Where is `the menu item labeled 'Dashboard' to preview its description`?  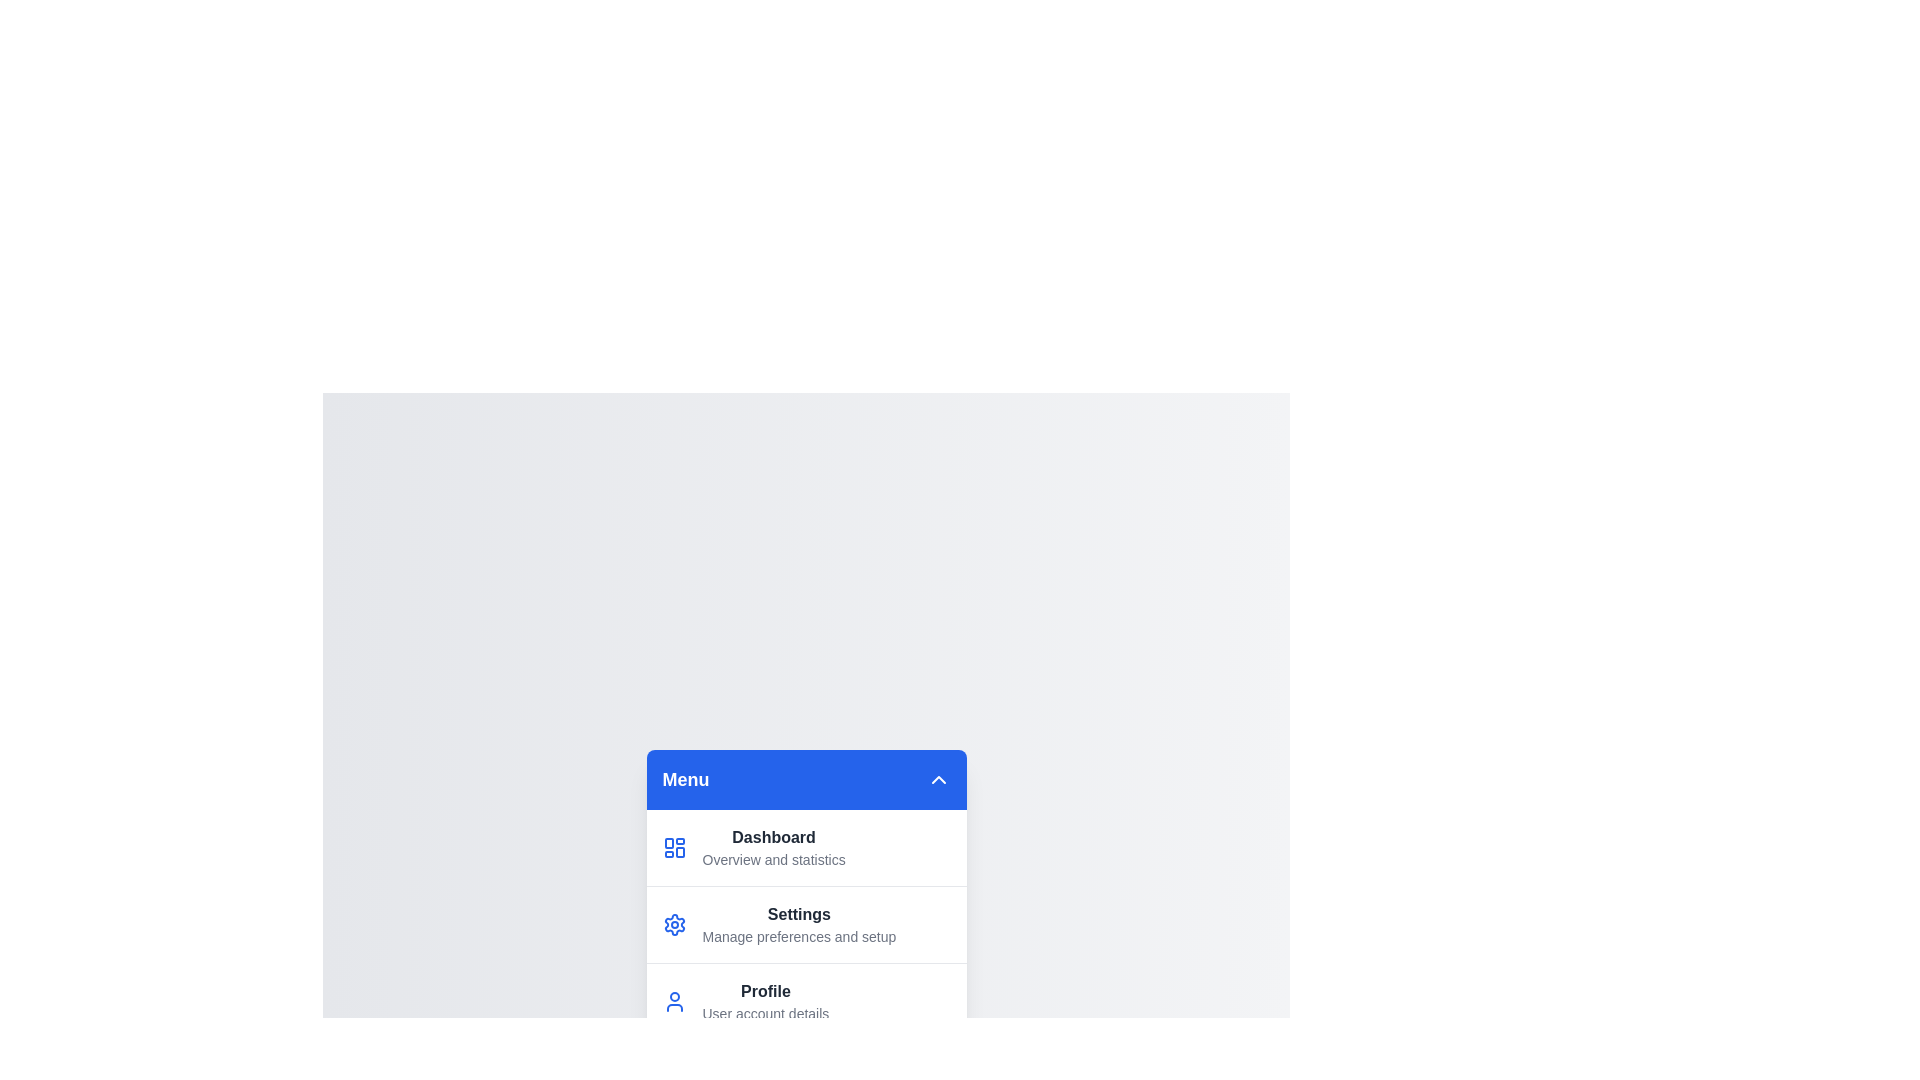 the menu item labeled 'Dashboard' to preview its description is located at coordinates (806, 847).